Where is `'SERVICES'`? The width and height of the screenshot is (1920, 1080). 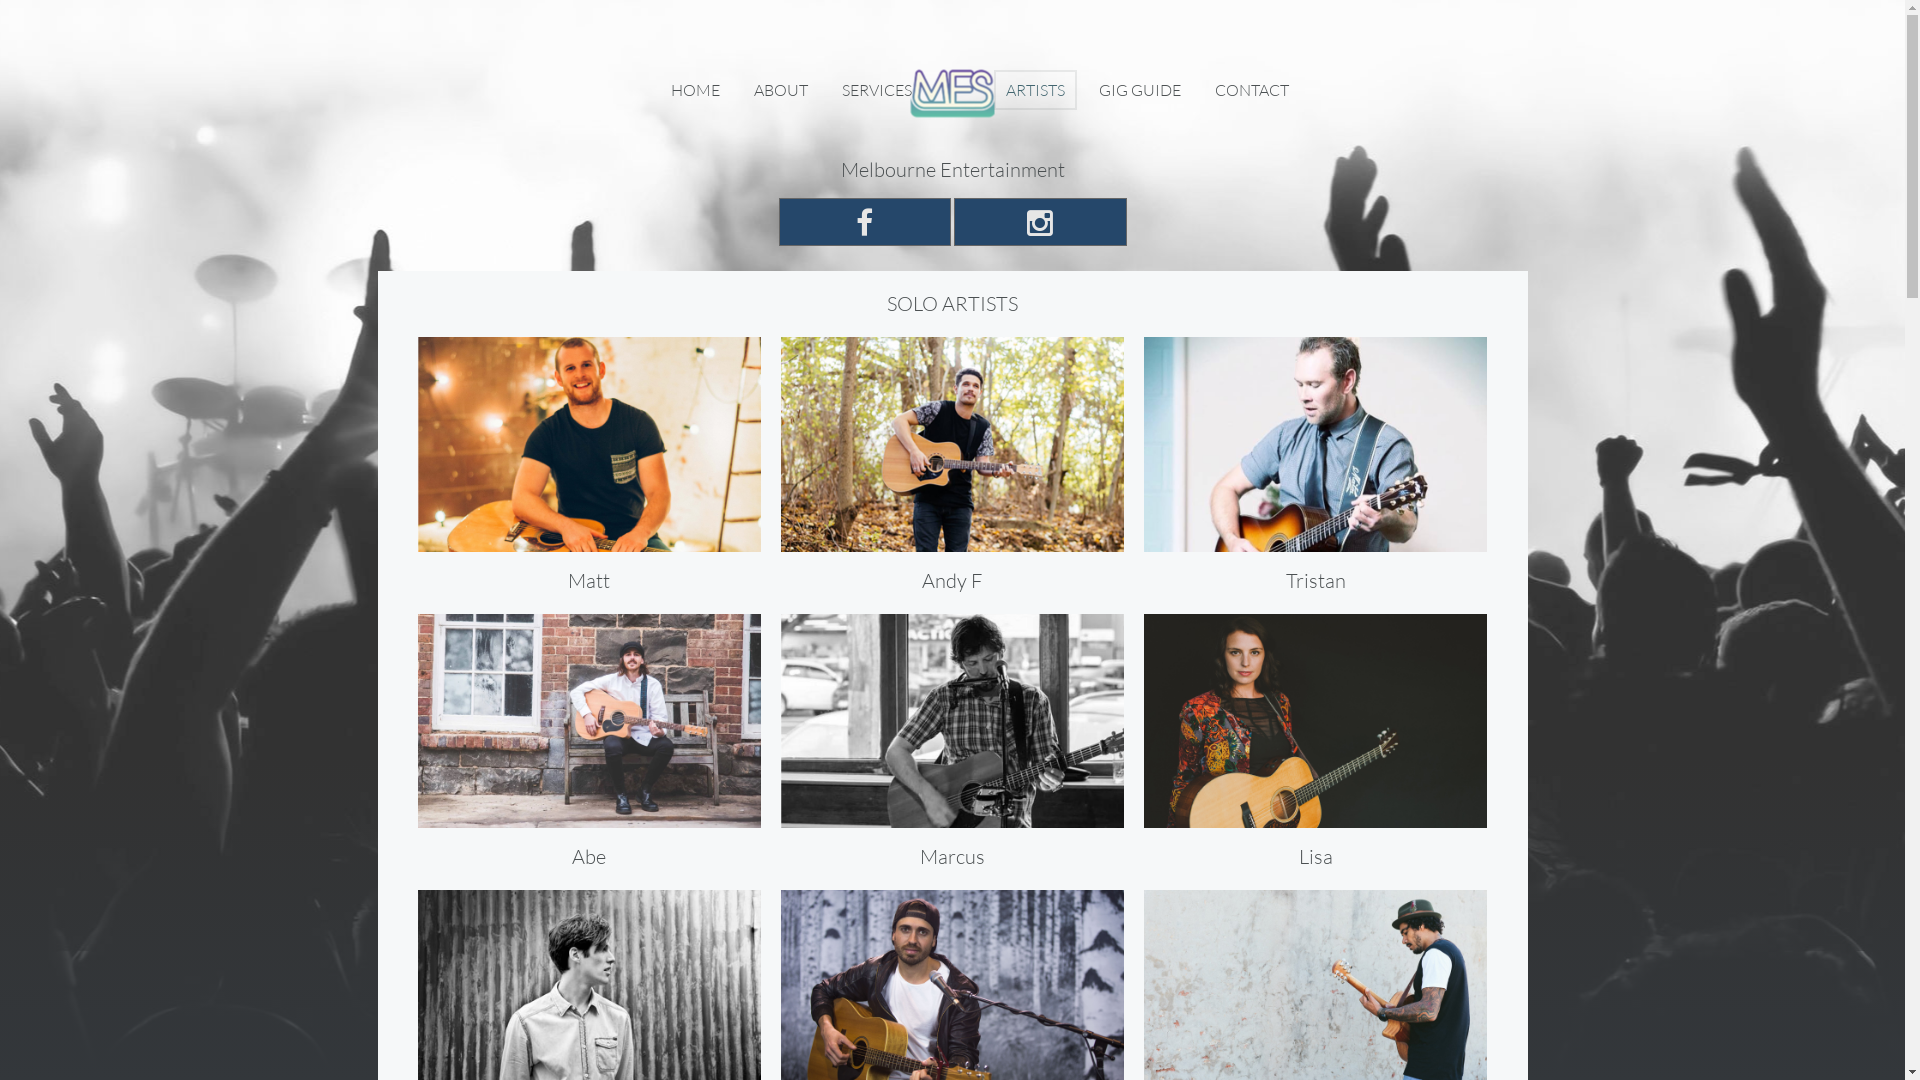
'SERVICES' is located at coordinates (830, 88).